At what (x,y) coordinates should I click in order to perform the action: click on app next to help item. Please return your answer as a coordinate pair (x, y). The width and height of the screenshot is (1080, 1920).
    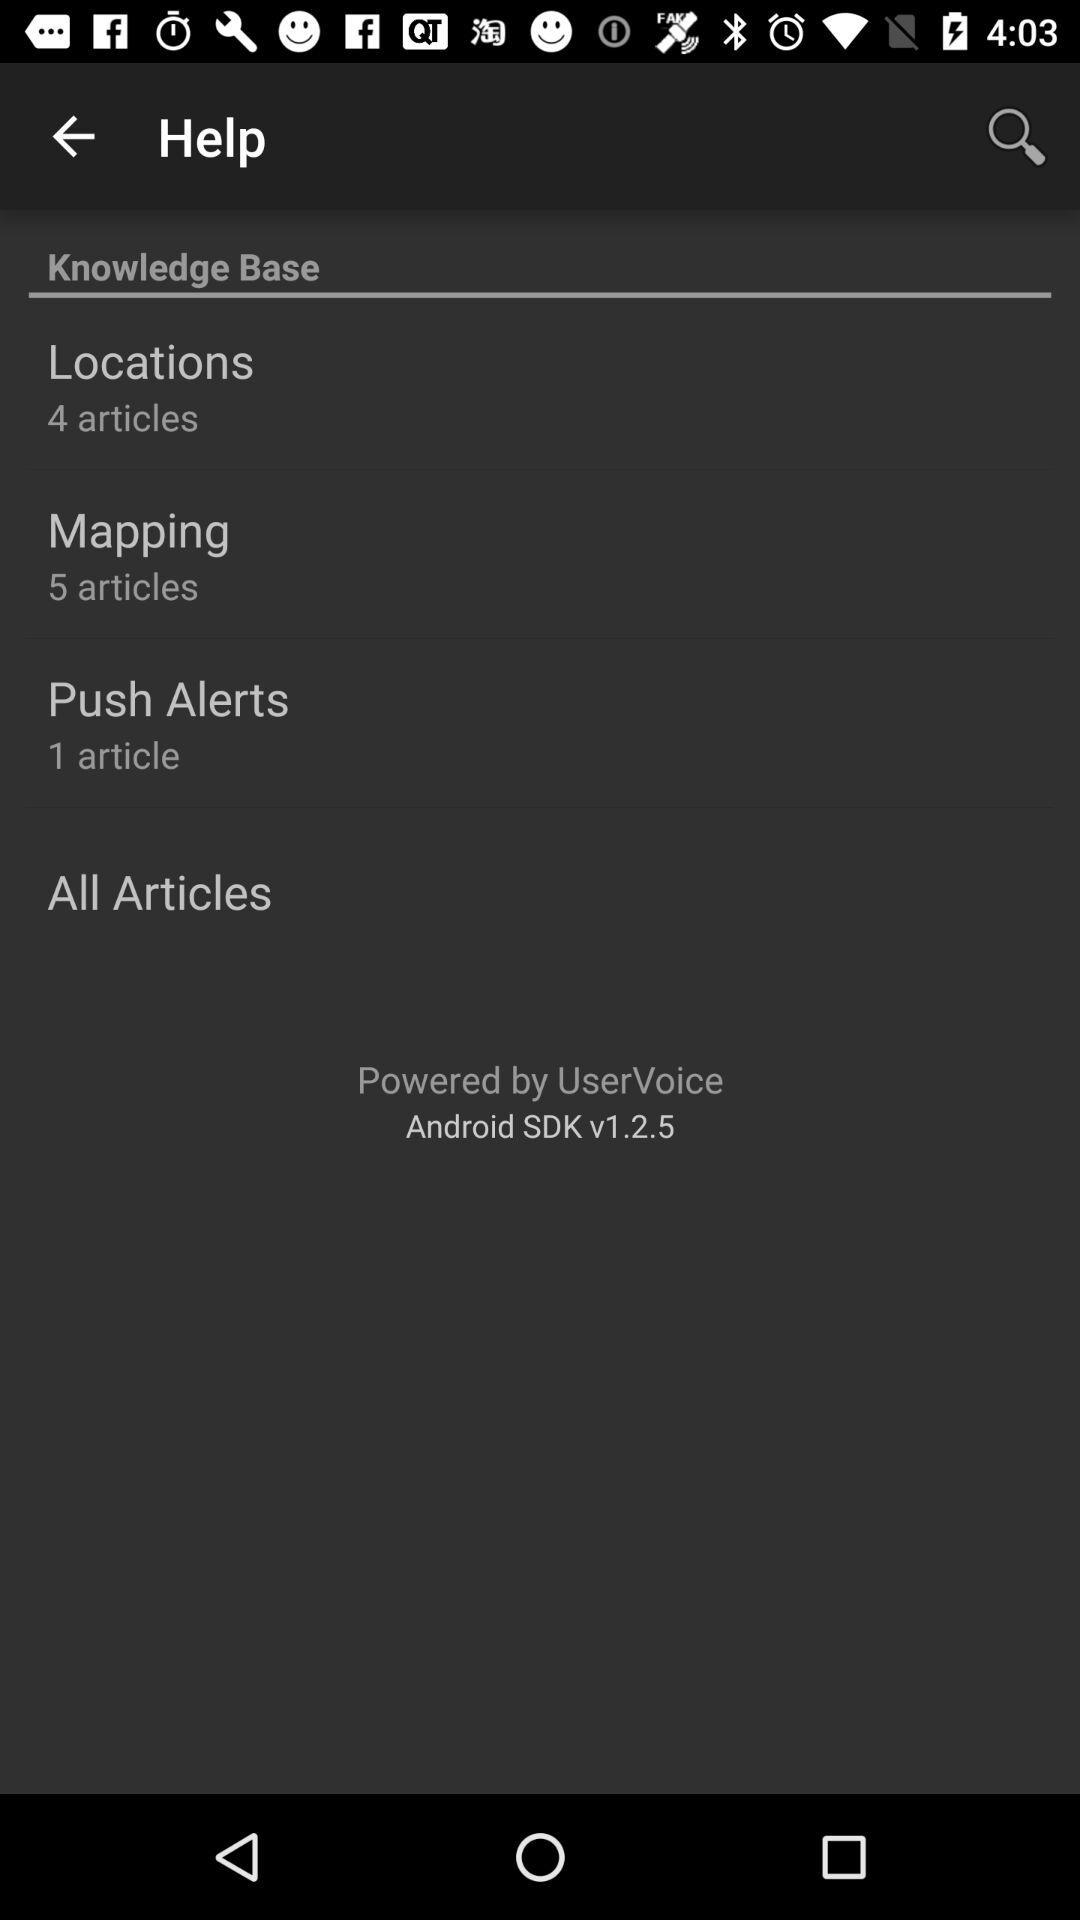
    Looking at the image, I should click on (72, 135).